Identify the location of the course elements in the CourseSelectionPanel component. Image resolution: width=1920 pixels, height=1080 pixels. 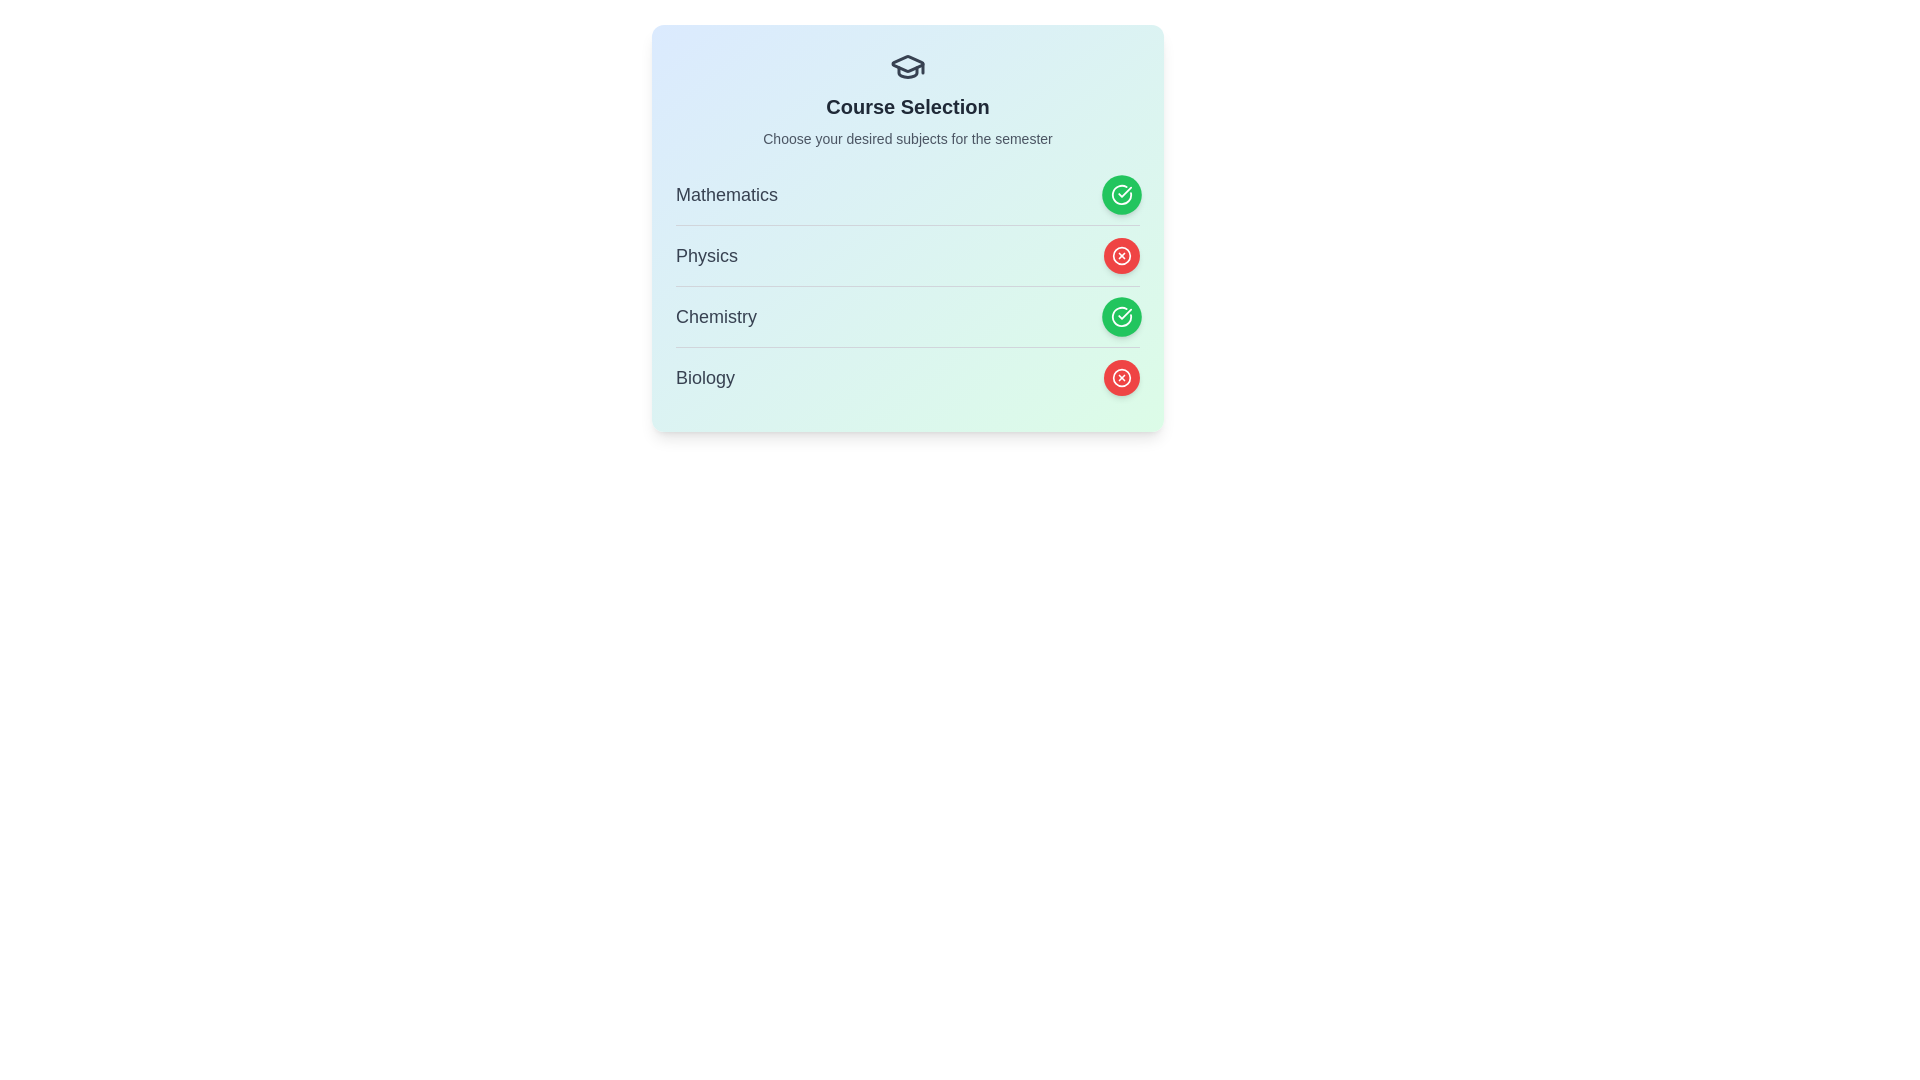
(906, 227).